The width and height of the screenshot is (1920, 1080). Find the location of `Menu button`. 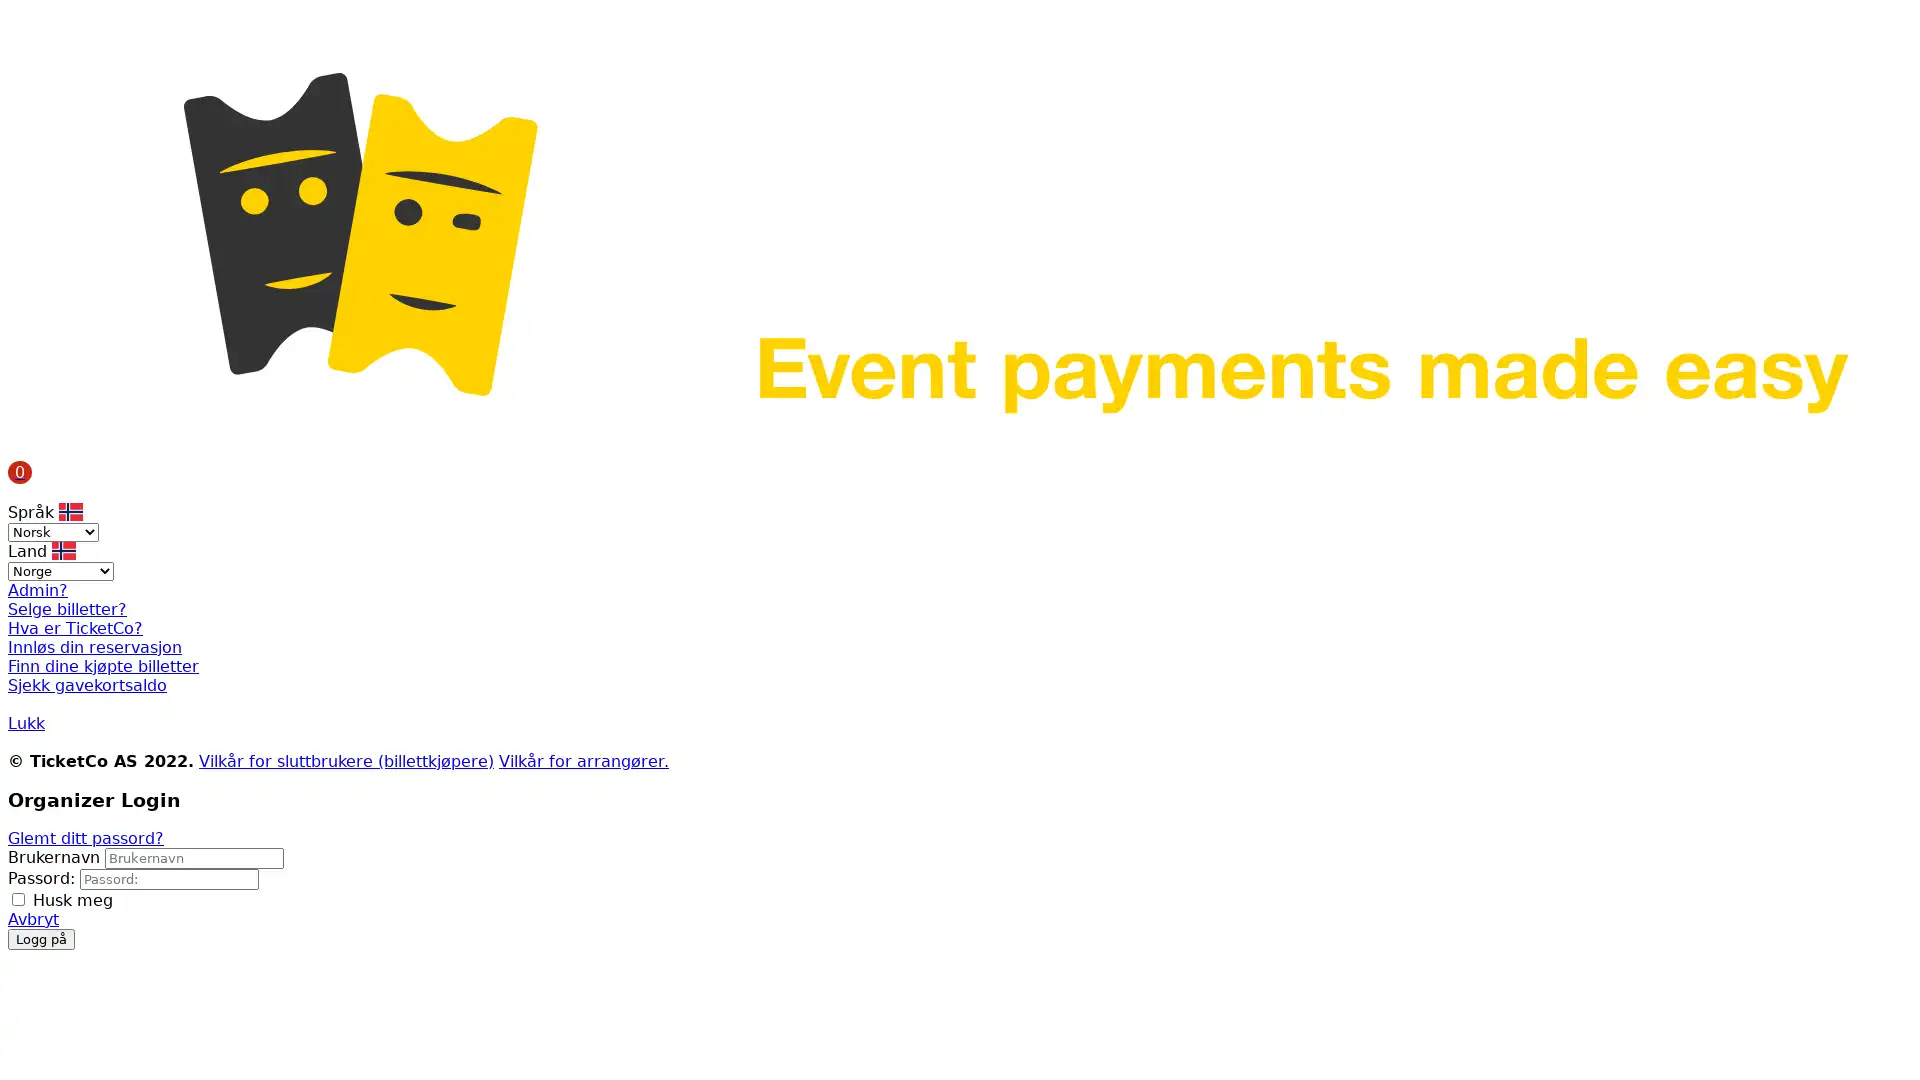

Menu button is located at coordinates (14, 497).